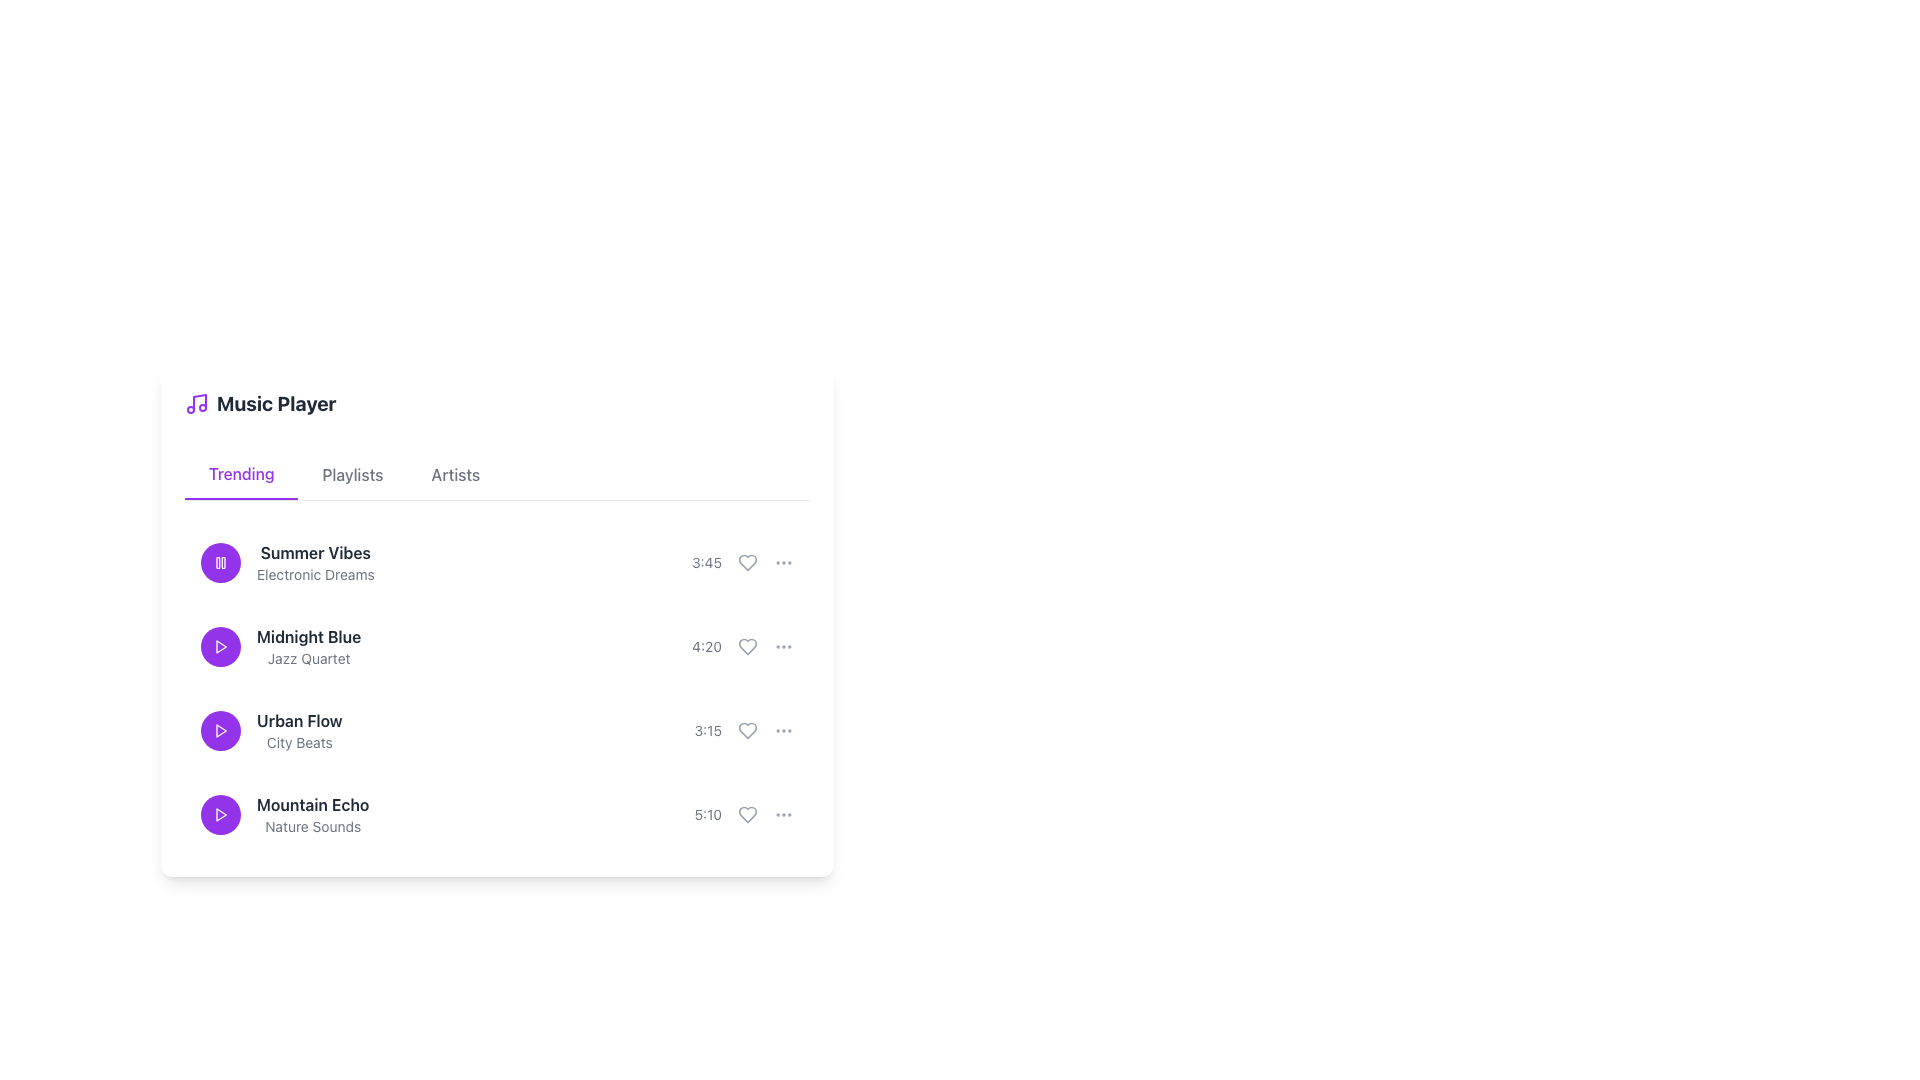 Image resolution: width=1920 pixels, height=1080 pixels. Describe the element at coordinates (747, 731) in the screenshot. I see `the heart-shaped icon to mark the track 'Urban Flow' as favorite, located to the right of the play button and aligned with the duration text '3:15'` at that location.